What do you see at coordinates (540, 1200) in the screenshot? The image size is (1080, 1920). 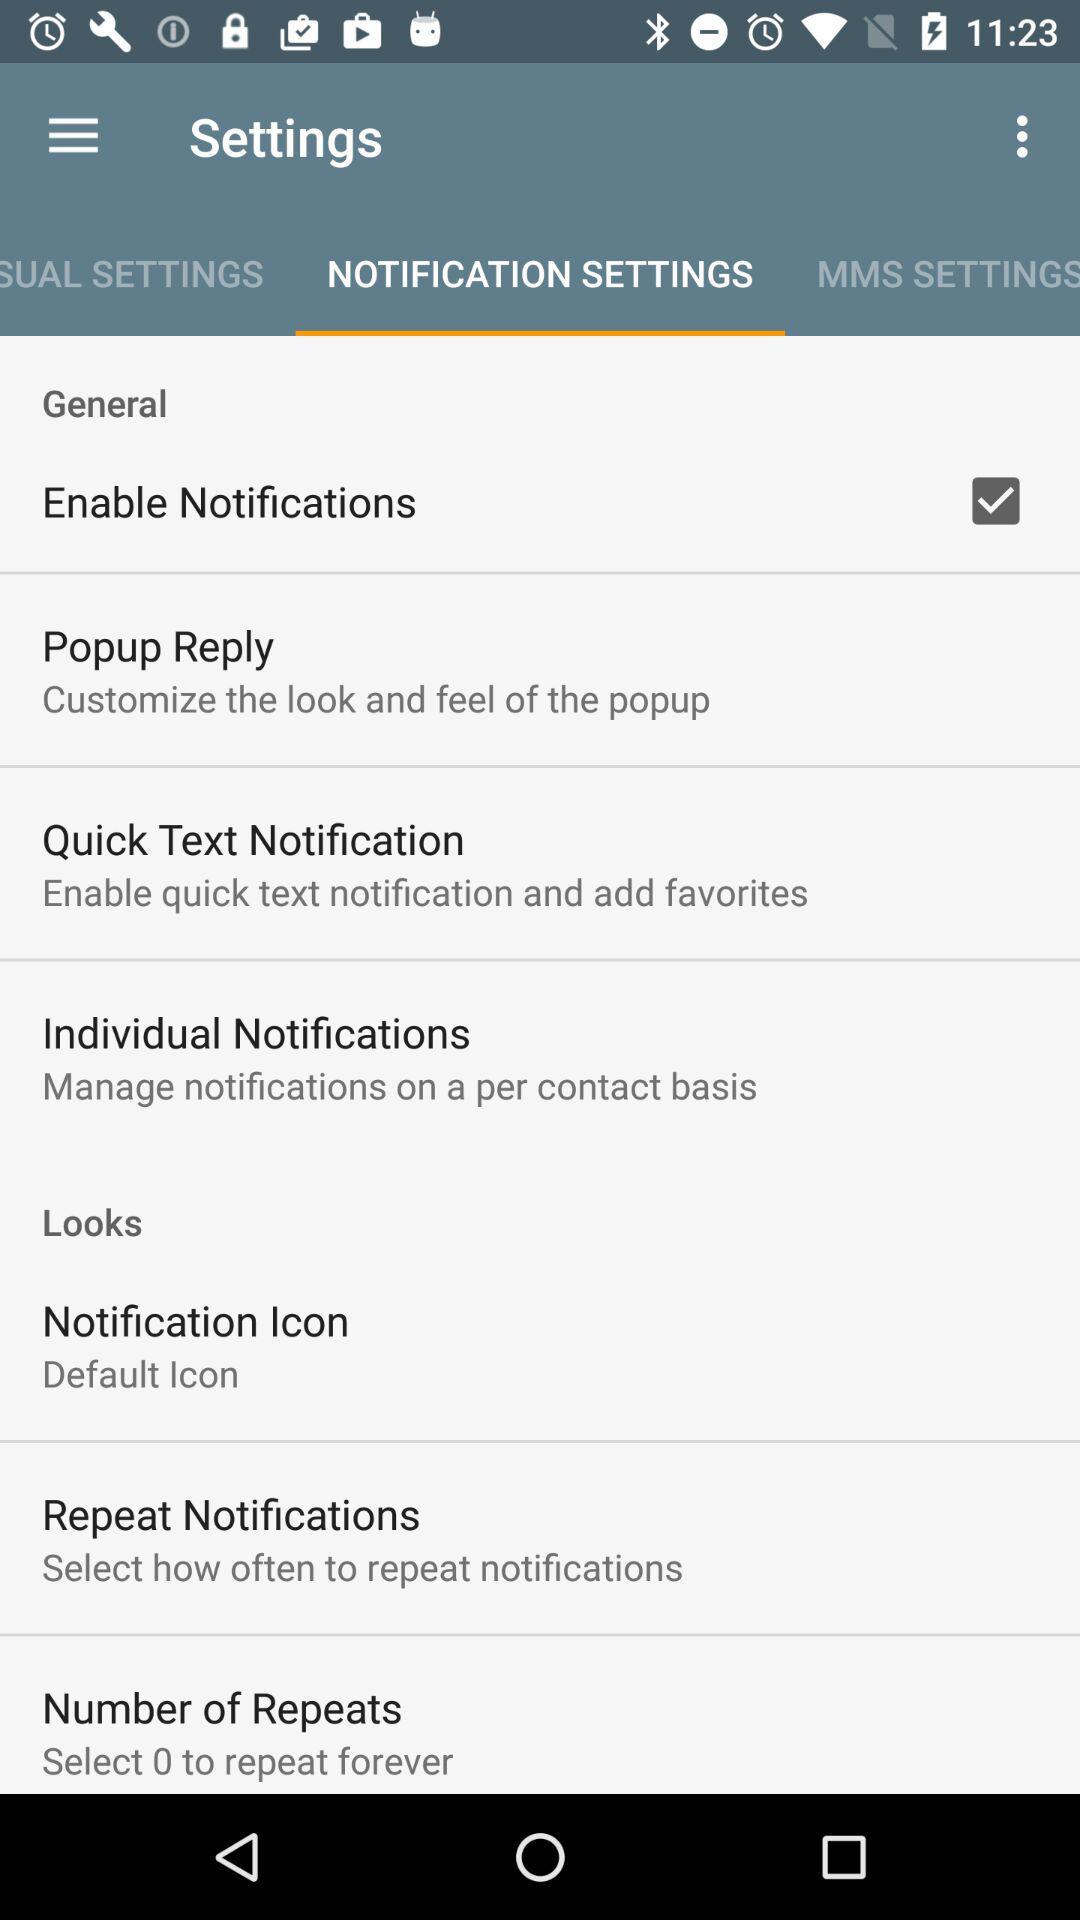 I see `looks icon` at bounding box center [540, 1200].